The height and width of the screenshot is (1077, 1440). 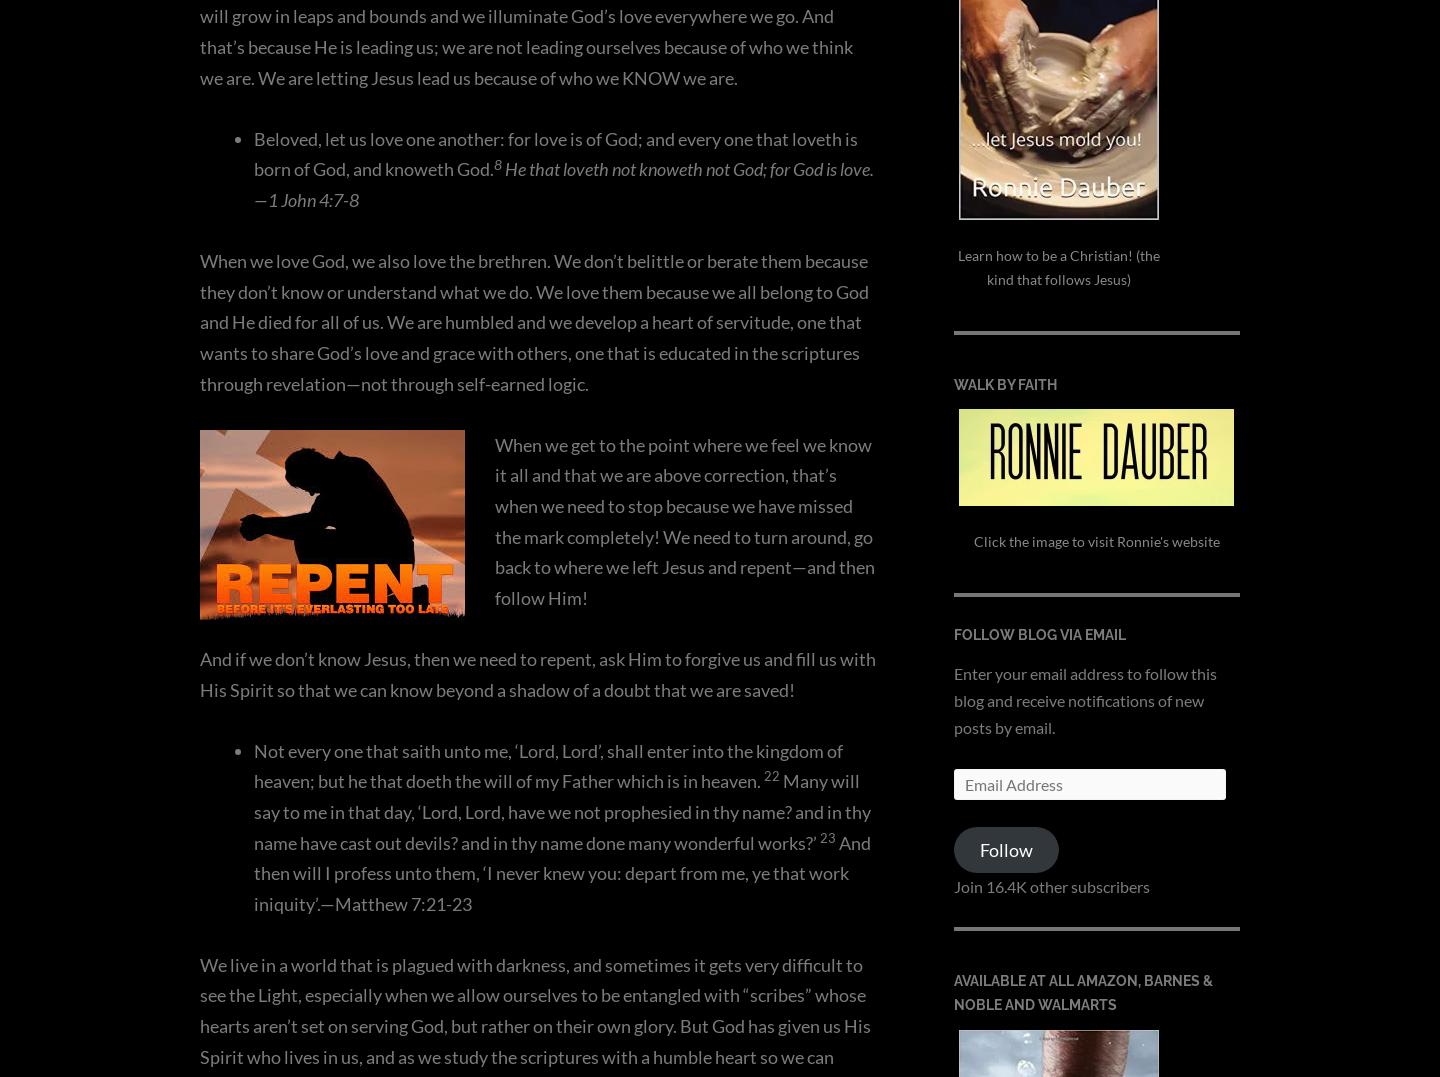 What do you see at coordinates (972, 541) in the screenshot?
I see `'Click the image to visit Ronnie's website'` at bounding box center [972, 541].